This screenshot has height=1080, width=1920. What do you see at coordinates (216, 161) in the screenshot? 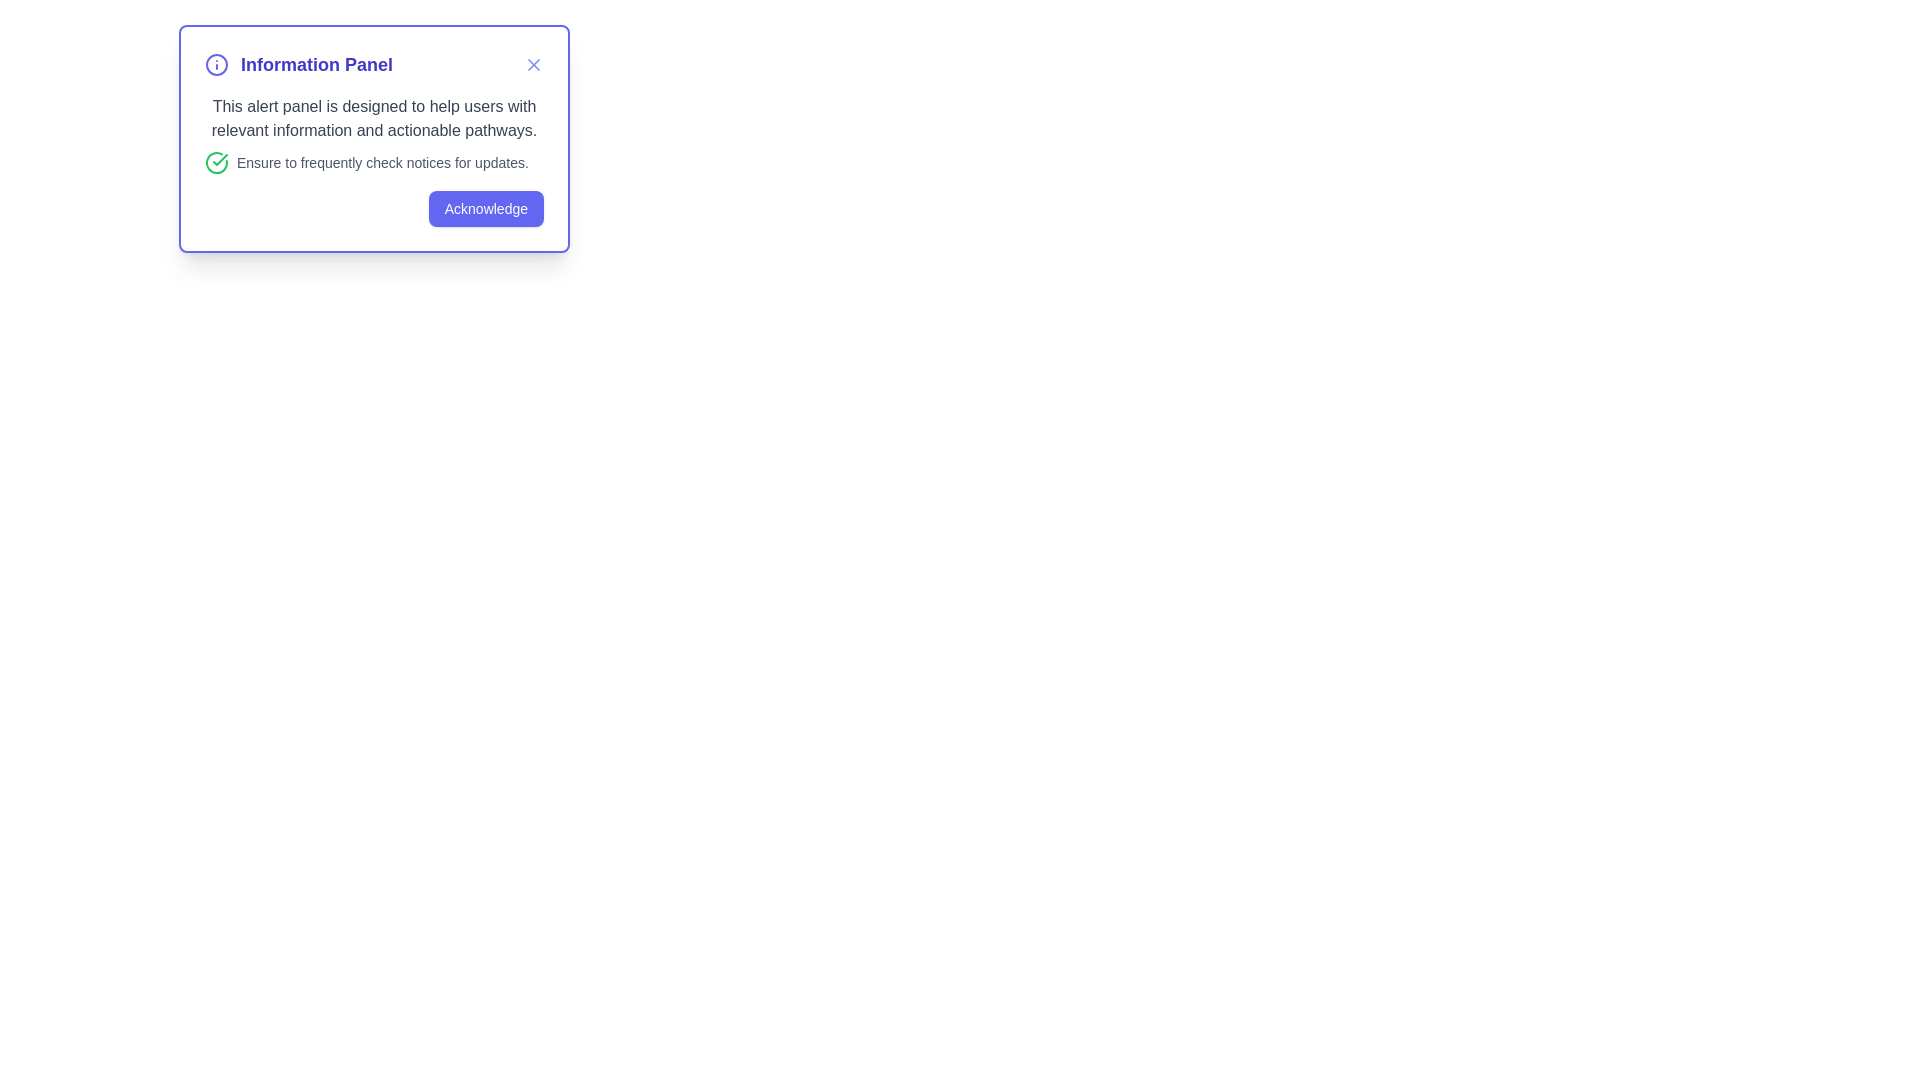
I see `the positive status icon located at the bottom-left corner of the notice panel` at bounding box center [216, 161].